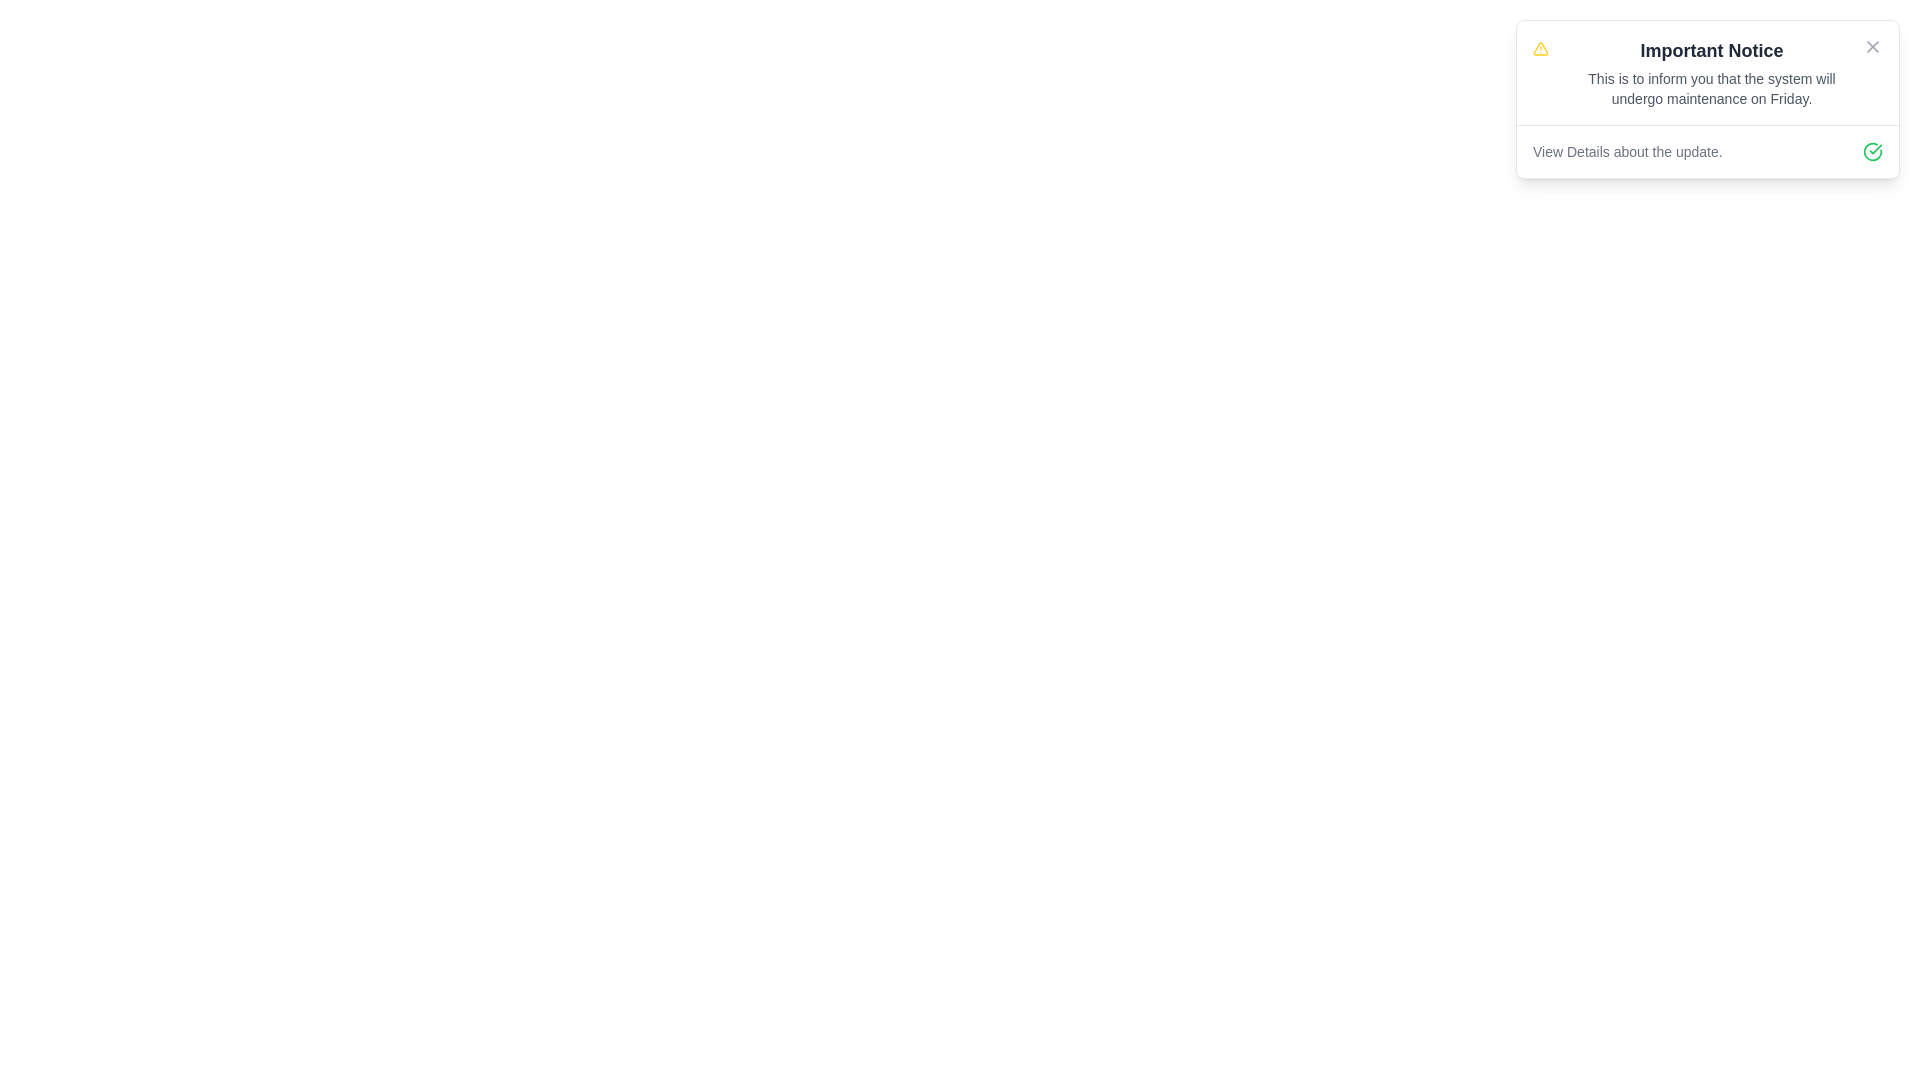 The height and width of the screenshot is (1080, 1920). Describe the element at coordinates (1871, 150) in the screenshot. I see `the Icon resembling a checkmark inside a green circle located at the far-right end of the notification card containing the text 'View Details about the update.'` at that location.